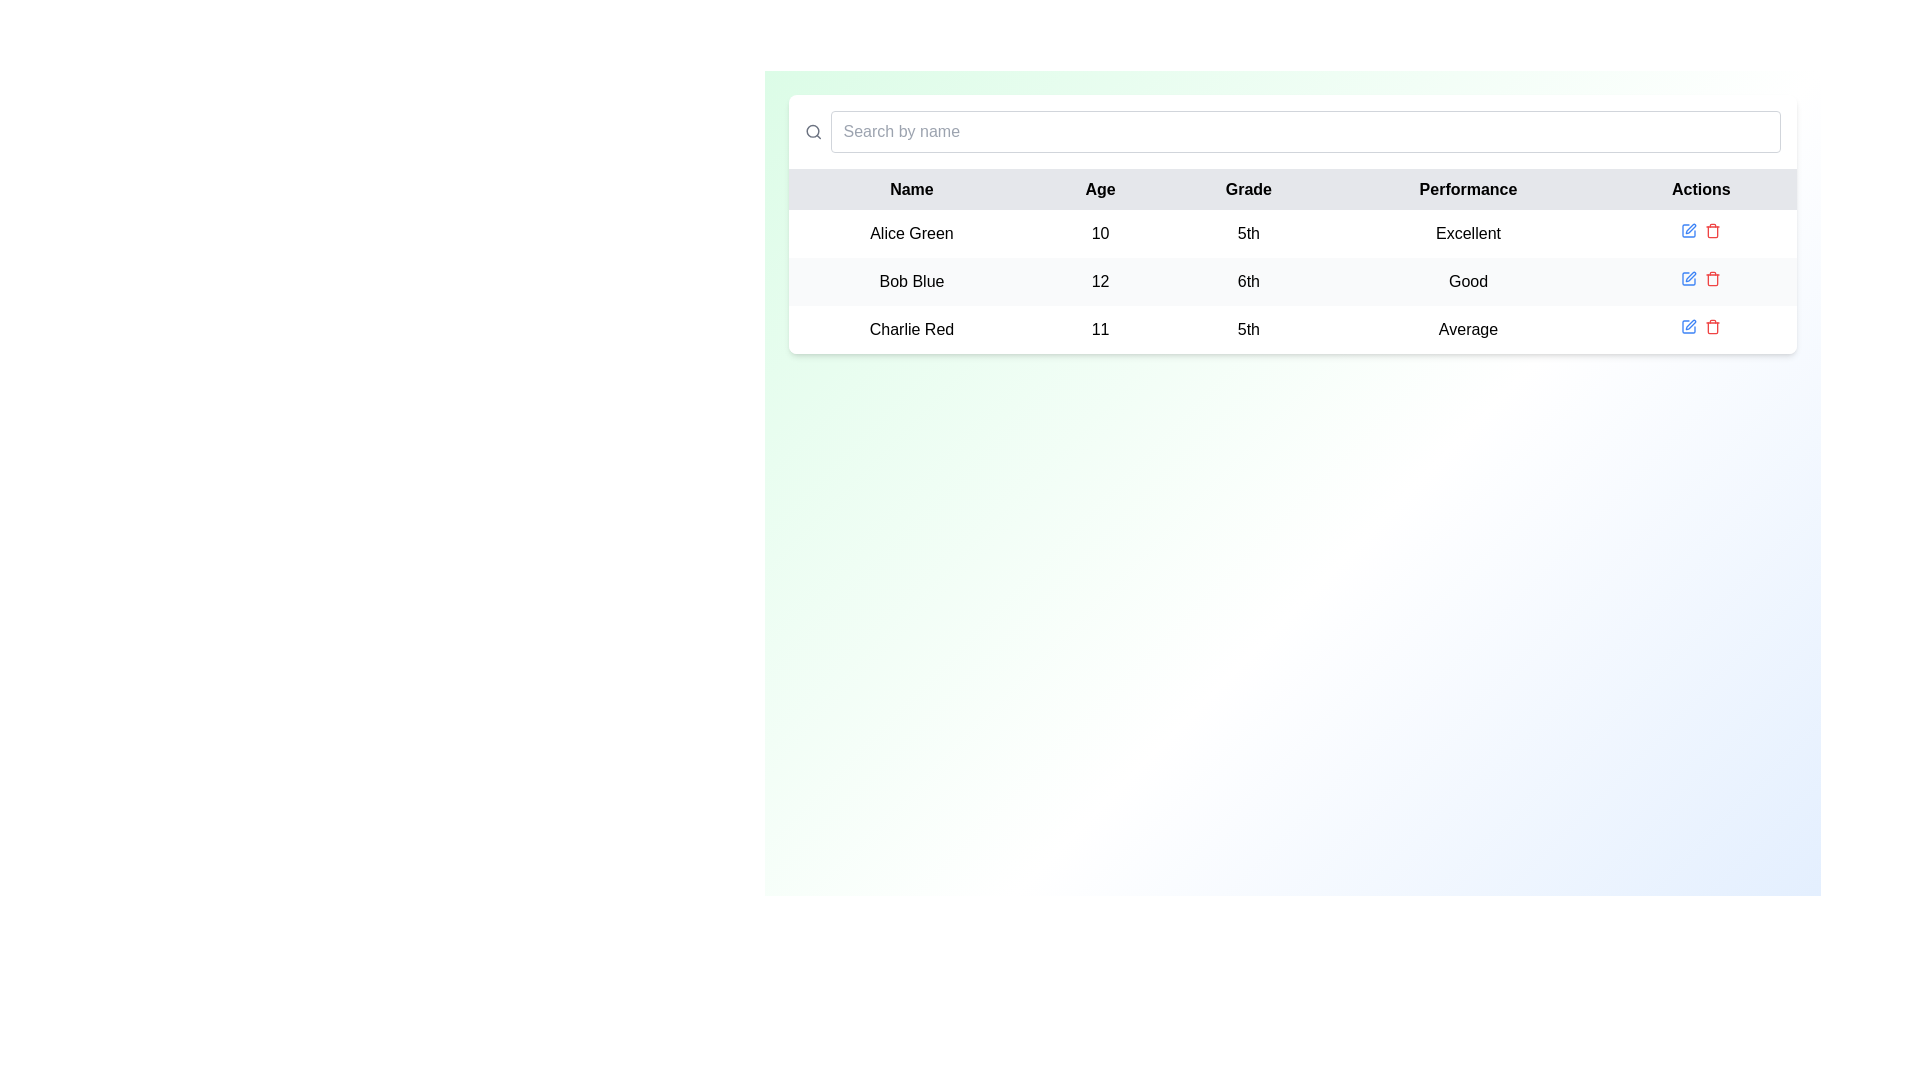  I want to click on the fifth Table Header Cell in the header row of the table, which indicates actions for each row, so click(1700, 189).